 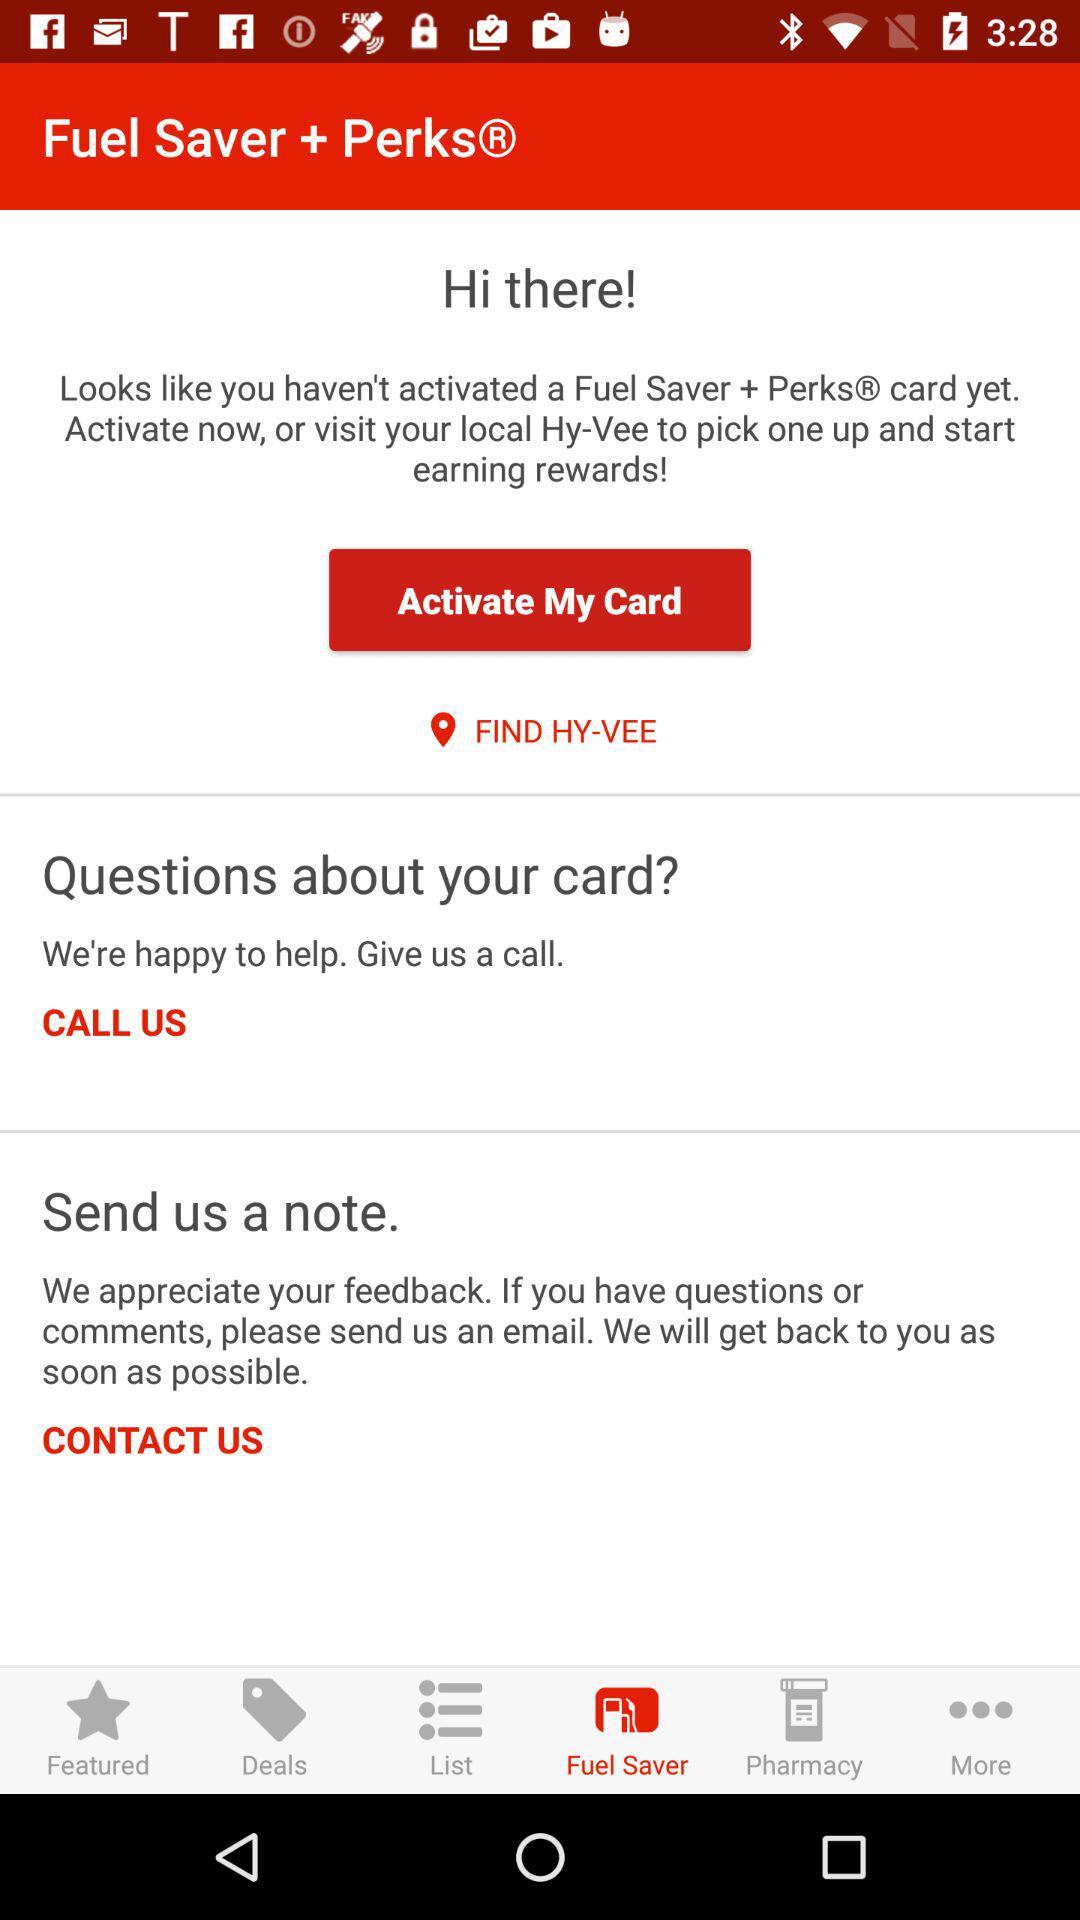 What do you see at coordinates (151, 1438) in the screenshot?
I see `the contact us icon` at bounding box center [151, 1438].